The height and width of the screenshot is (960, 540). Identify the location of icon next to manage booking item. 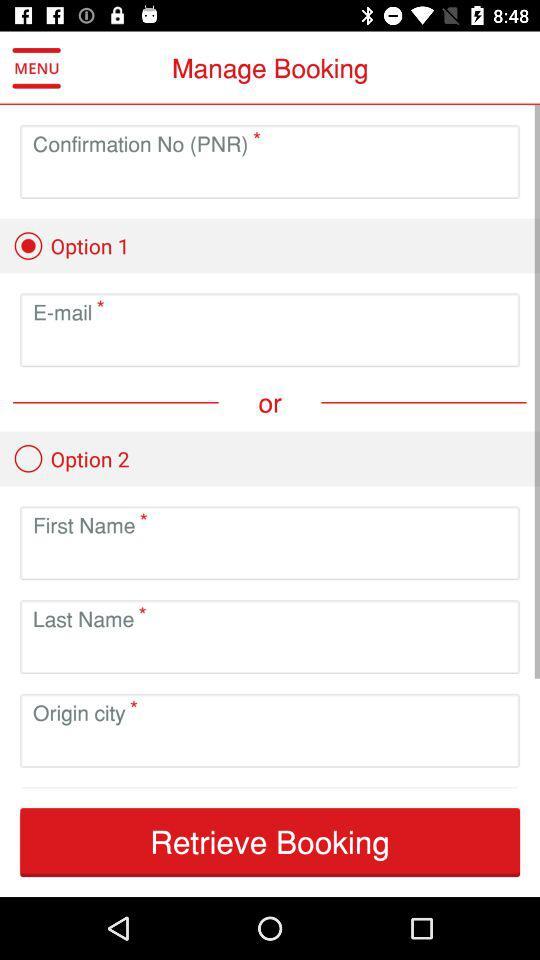
(36, 68).